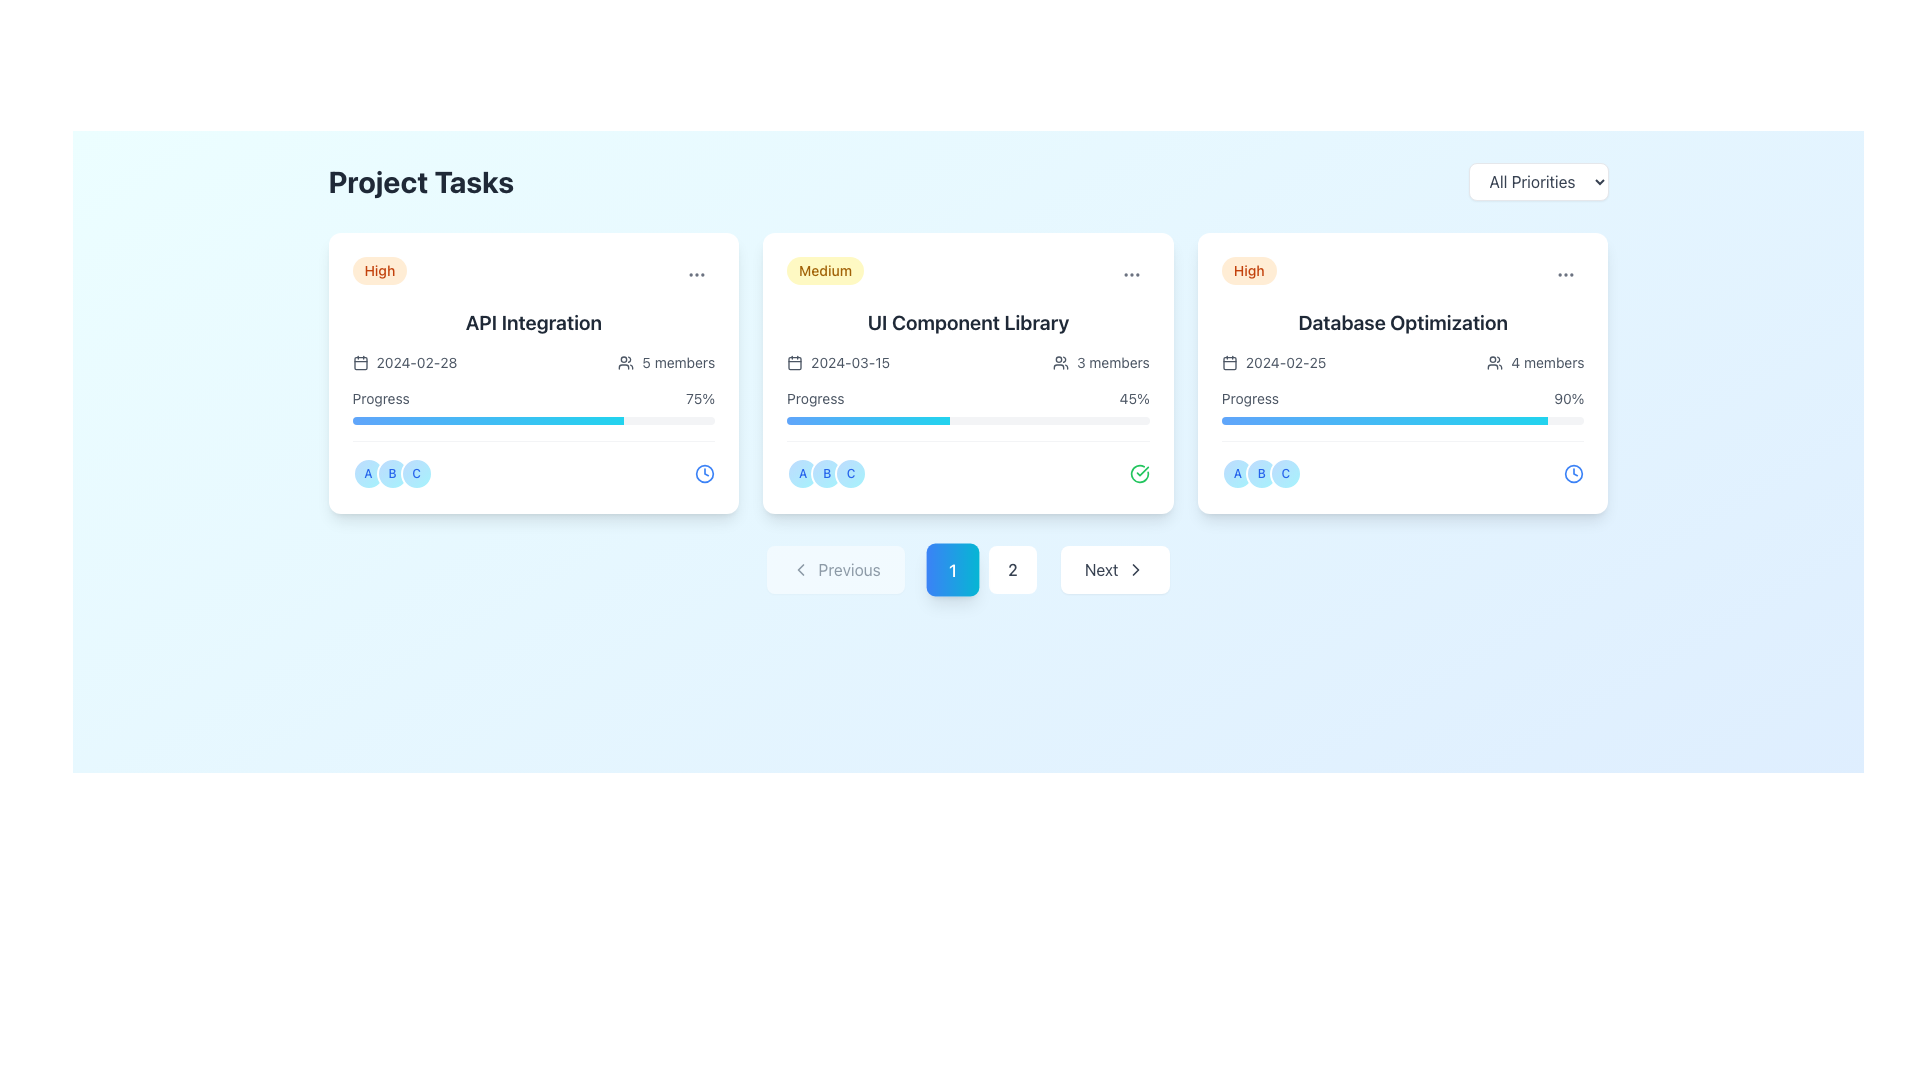 The image size is (1920, 1080). I want to click on the 'Progress' text label, so click(381, 398).